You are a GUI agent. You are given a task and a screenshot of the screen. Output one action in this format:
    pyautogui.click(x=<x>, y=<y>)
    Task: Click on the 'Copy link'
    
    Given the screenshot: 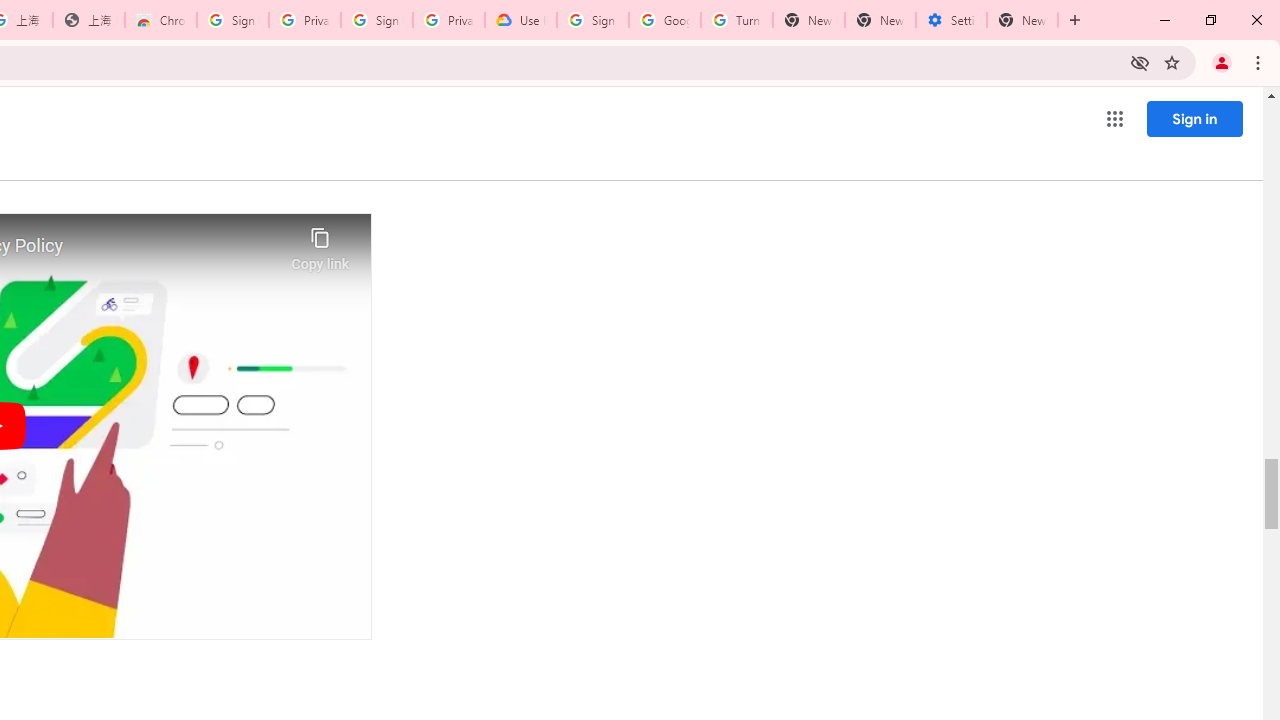 What is the action you would take?
    pyautogui.click(x=320, y=243)
    